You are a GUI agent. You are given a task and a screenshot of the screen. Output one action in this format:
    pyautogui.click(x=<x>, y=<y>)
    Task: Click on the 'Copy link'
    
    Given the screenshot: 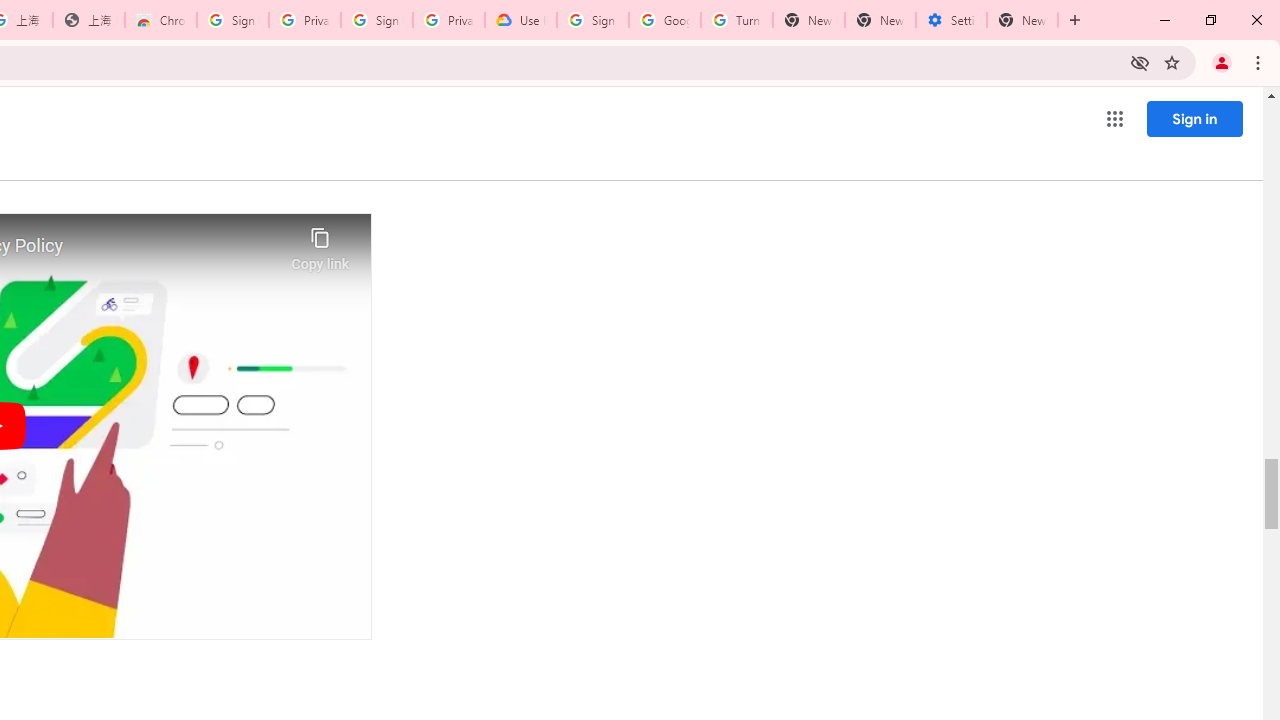 What is the action you would take?
    pyautogui.click(x=320, y=243)
    